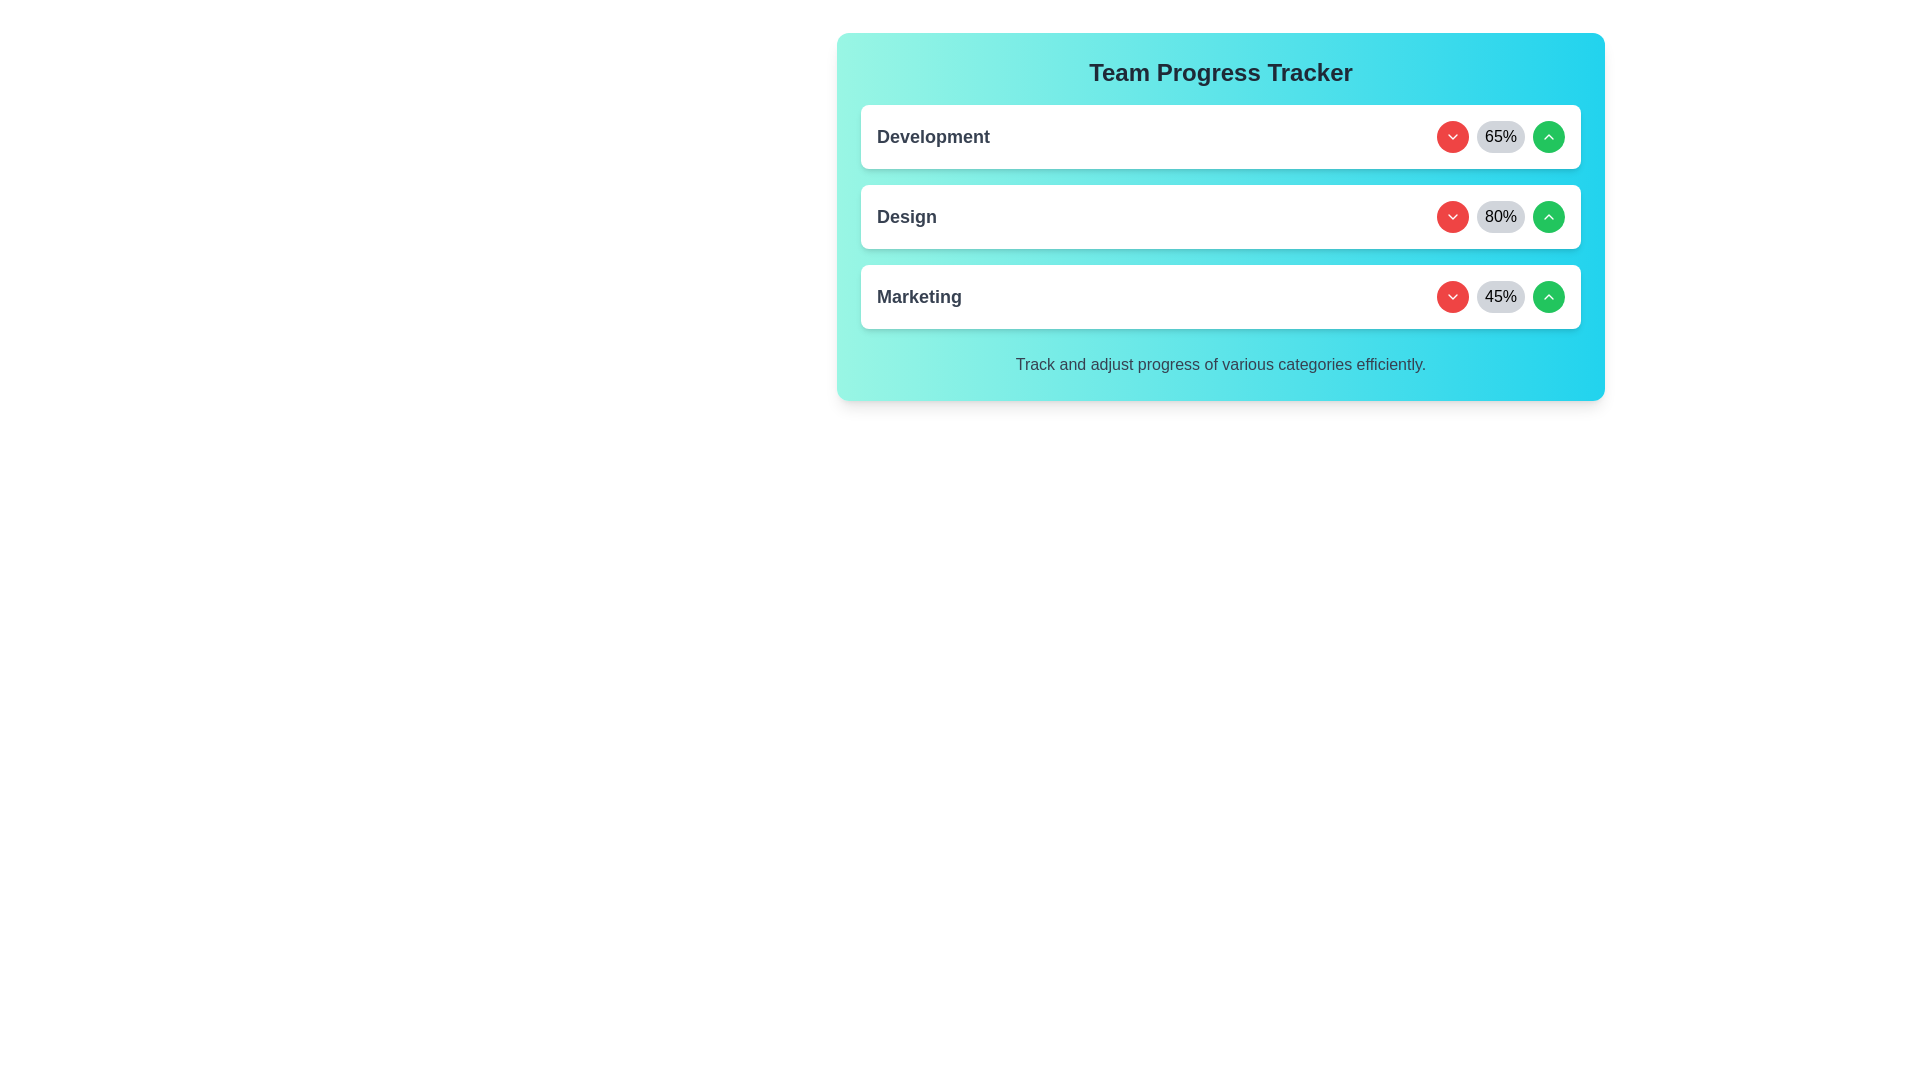 This screenshot has width=1920, height=1080. What do you see at coordinates (918, 297) in the screenshot?
I see `the text label displaying 'Marketing' in bold, dark gray font, located below 'Development' and 'Design' labels` at bounding box center [918, 297].